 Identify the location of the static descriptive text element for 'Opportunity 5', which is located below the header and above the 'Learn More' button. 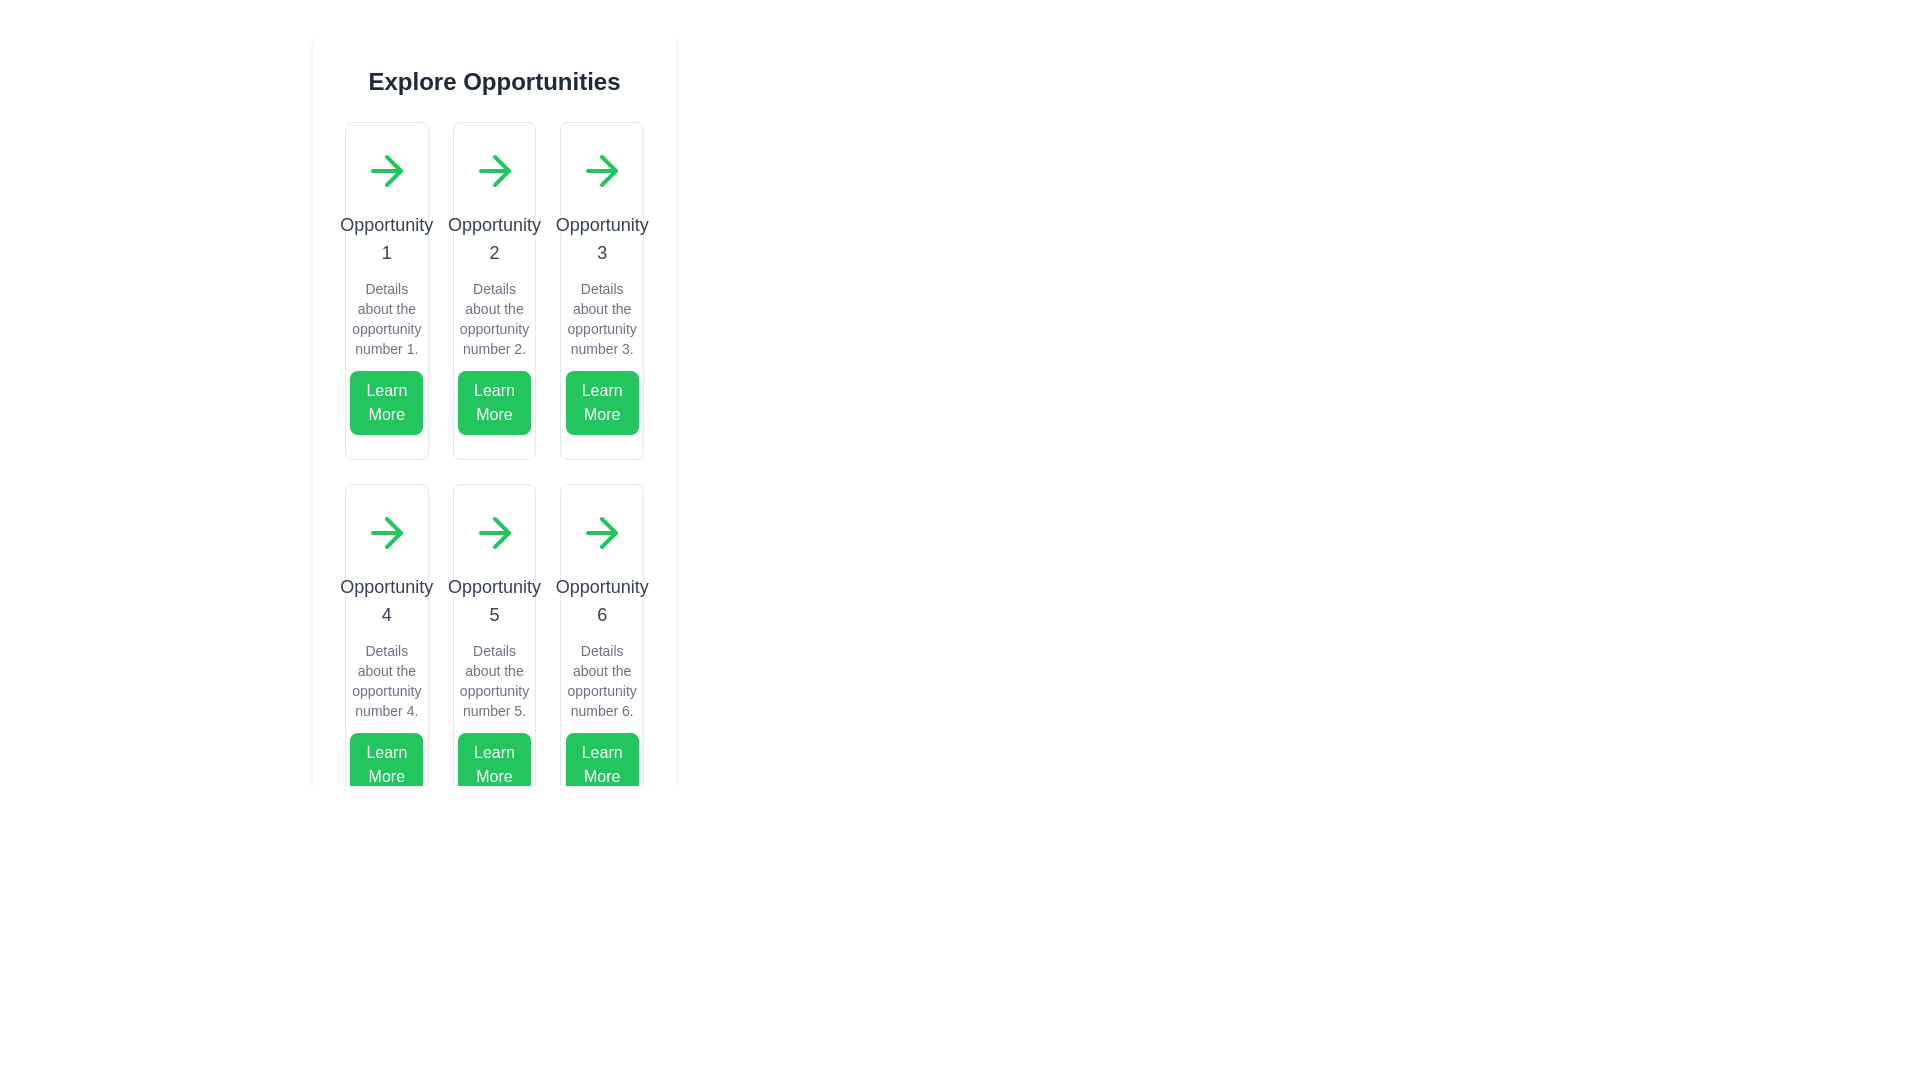
(494, 680).